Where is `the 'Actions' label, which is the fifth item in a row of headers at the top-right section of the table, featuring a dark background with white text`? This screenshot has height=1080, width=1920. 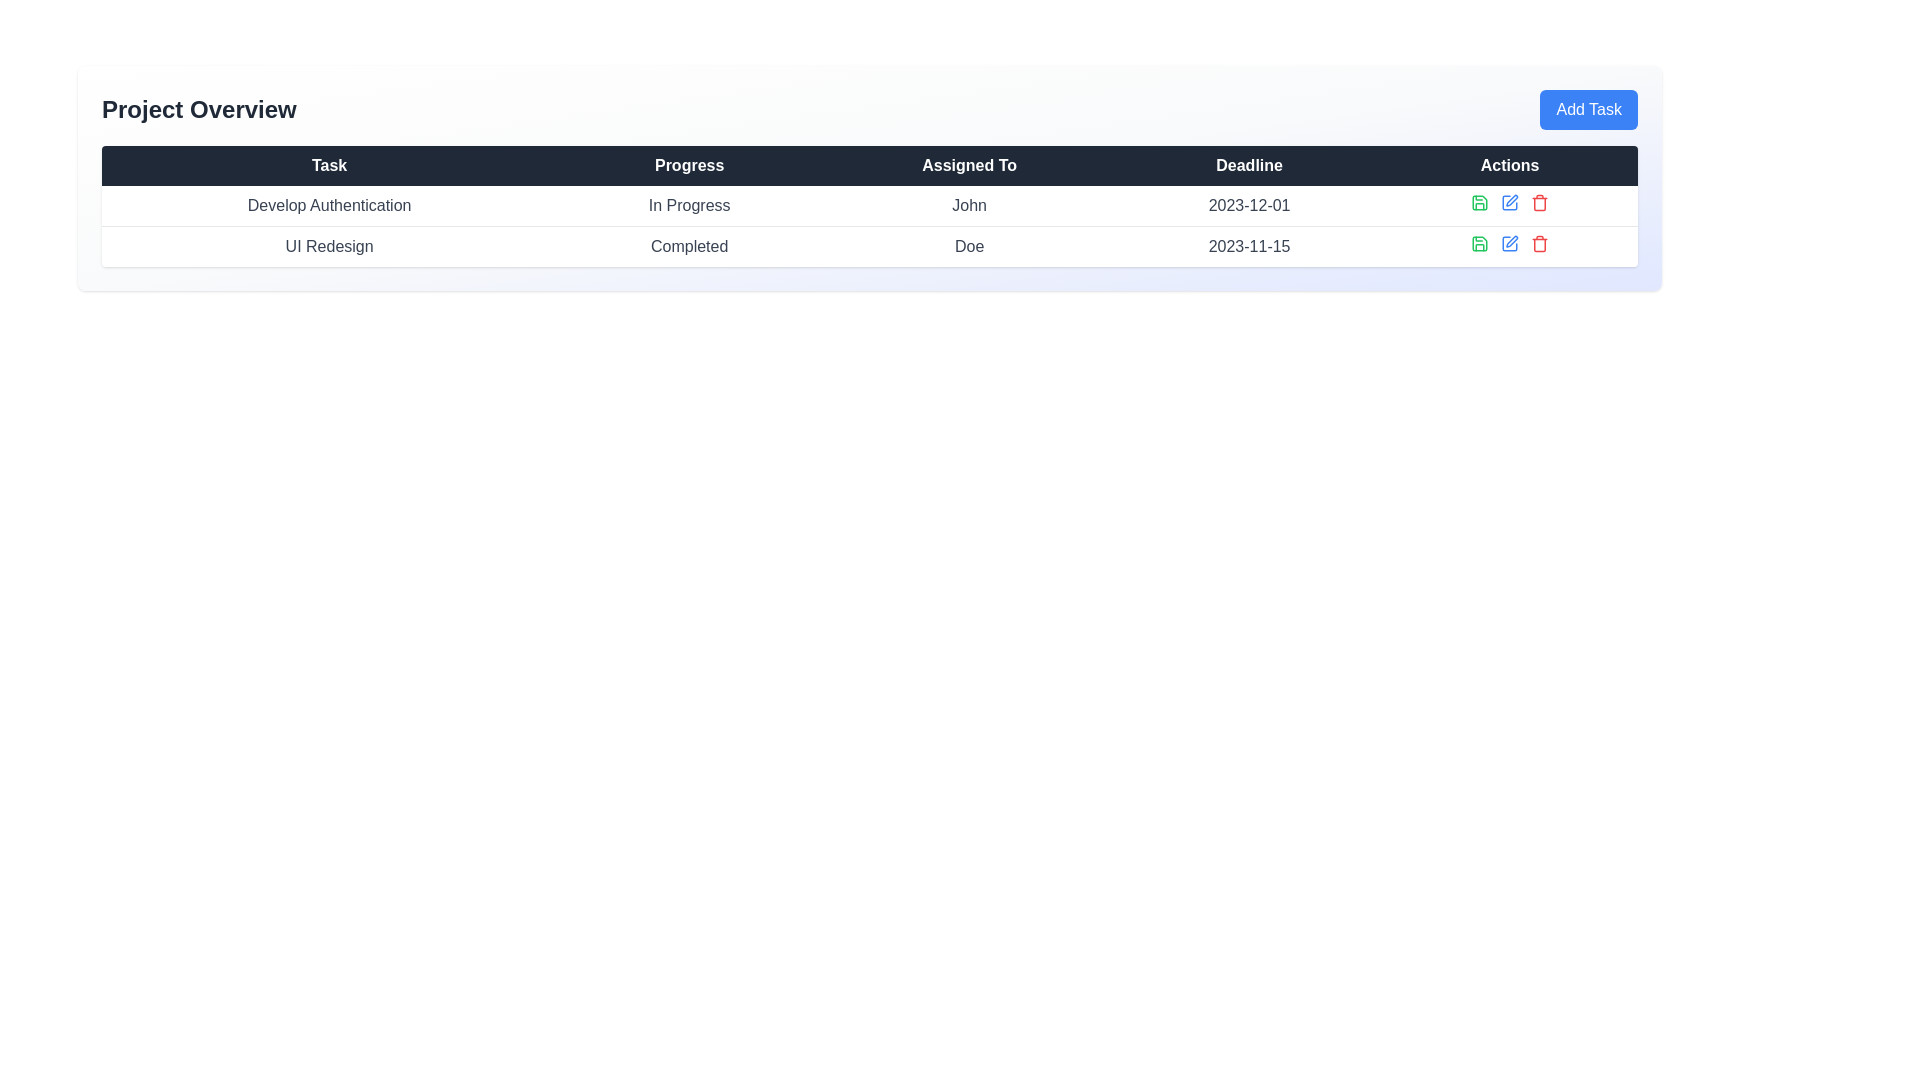
the 'Actions' label, which is the fifth item in a row of headers at the top-right section of the table, featuring a dark background with white text is located at coordinates (1510, 164).